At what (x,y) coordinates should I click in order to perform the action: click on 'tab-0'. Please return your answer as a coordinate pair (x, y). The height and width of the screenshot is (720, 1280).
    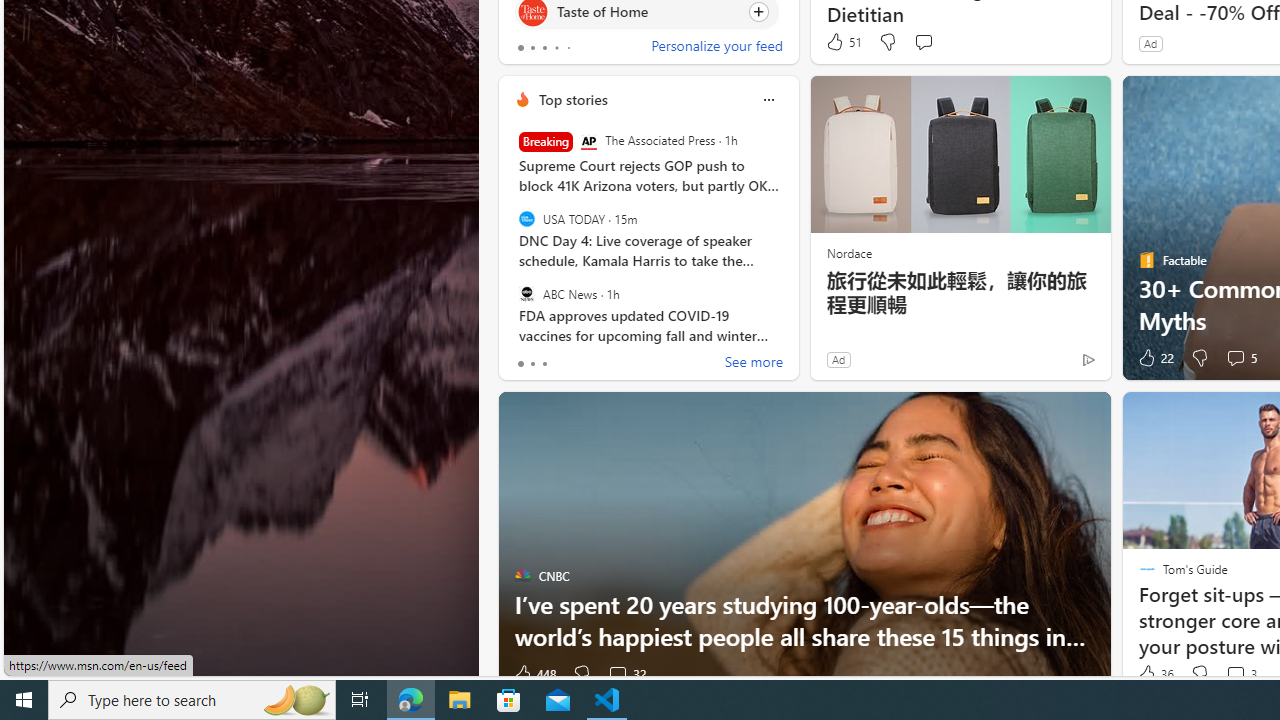
    Looking at the image, I should click on (520, 363).